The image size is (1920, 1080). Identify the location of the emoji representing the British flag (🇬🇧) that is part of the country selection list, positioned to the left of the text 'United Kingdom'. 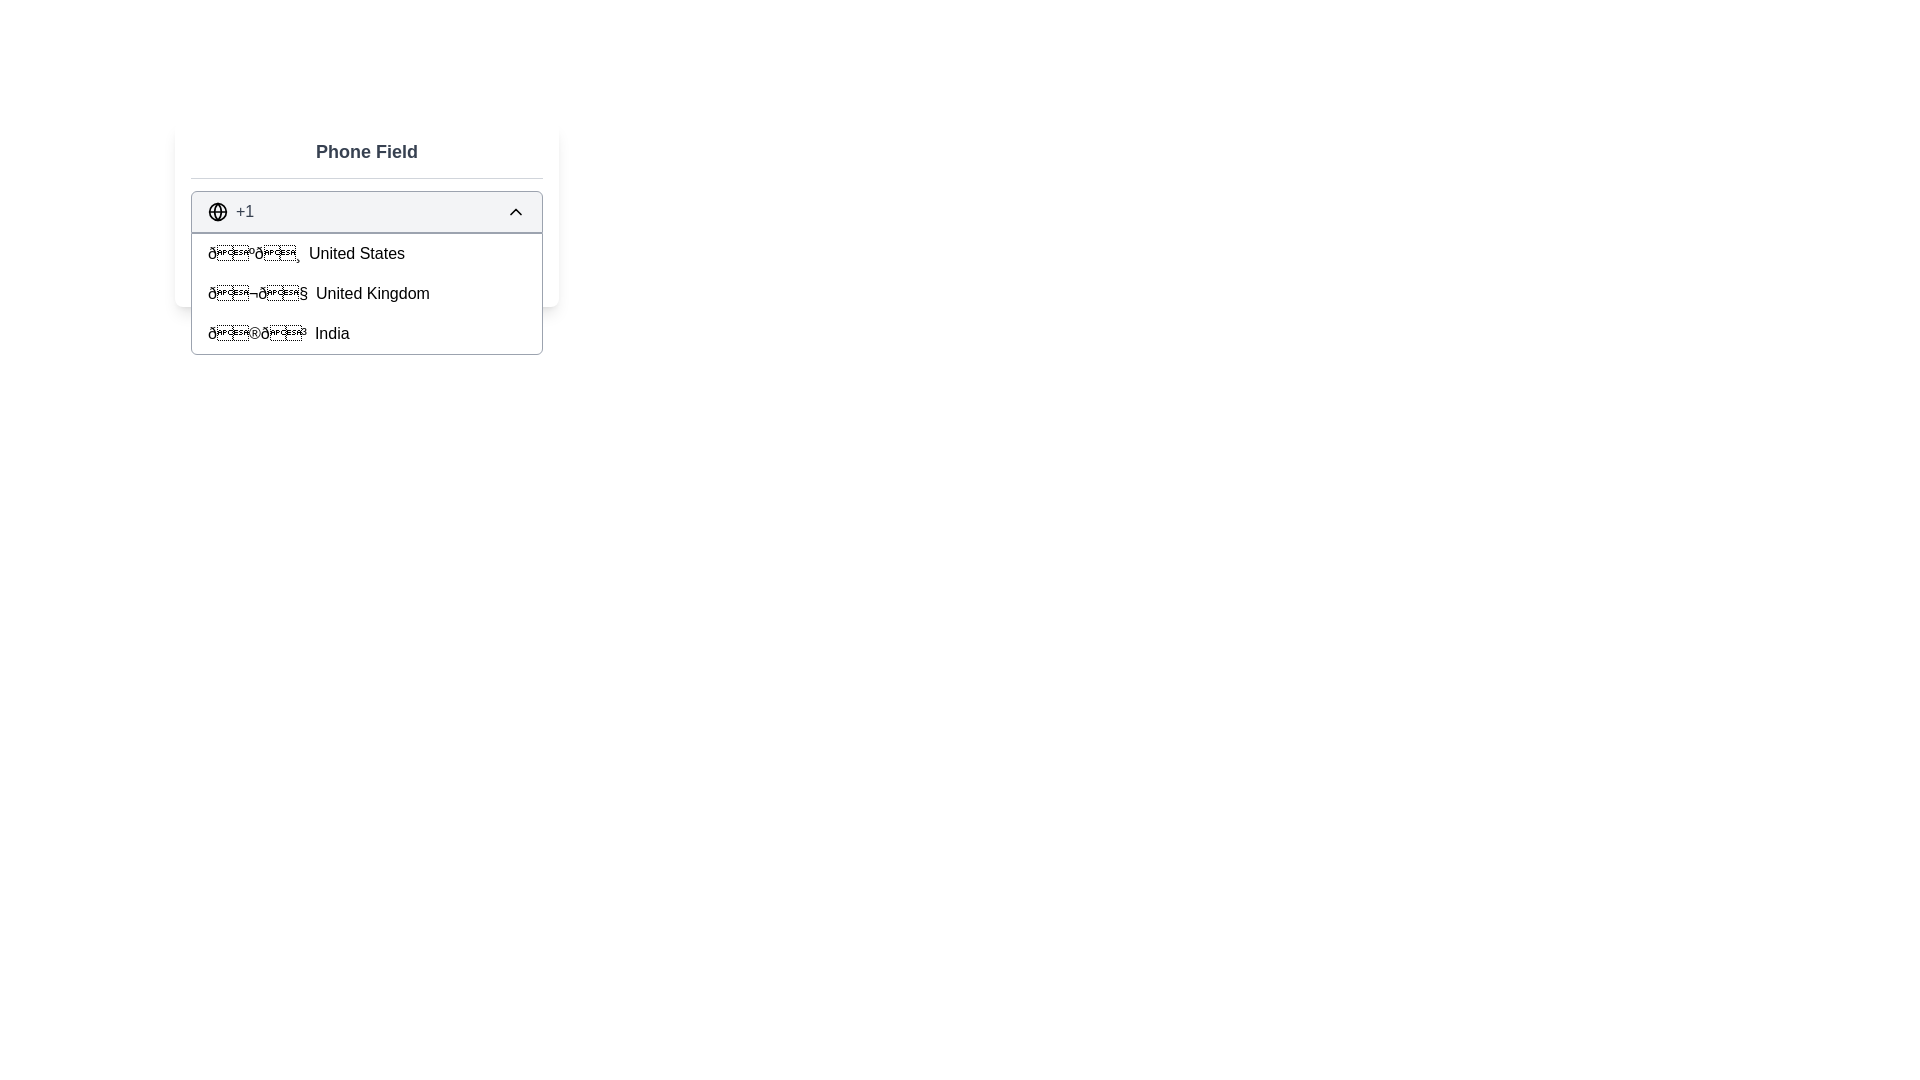
(257, 293).